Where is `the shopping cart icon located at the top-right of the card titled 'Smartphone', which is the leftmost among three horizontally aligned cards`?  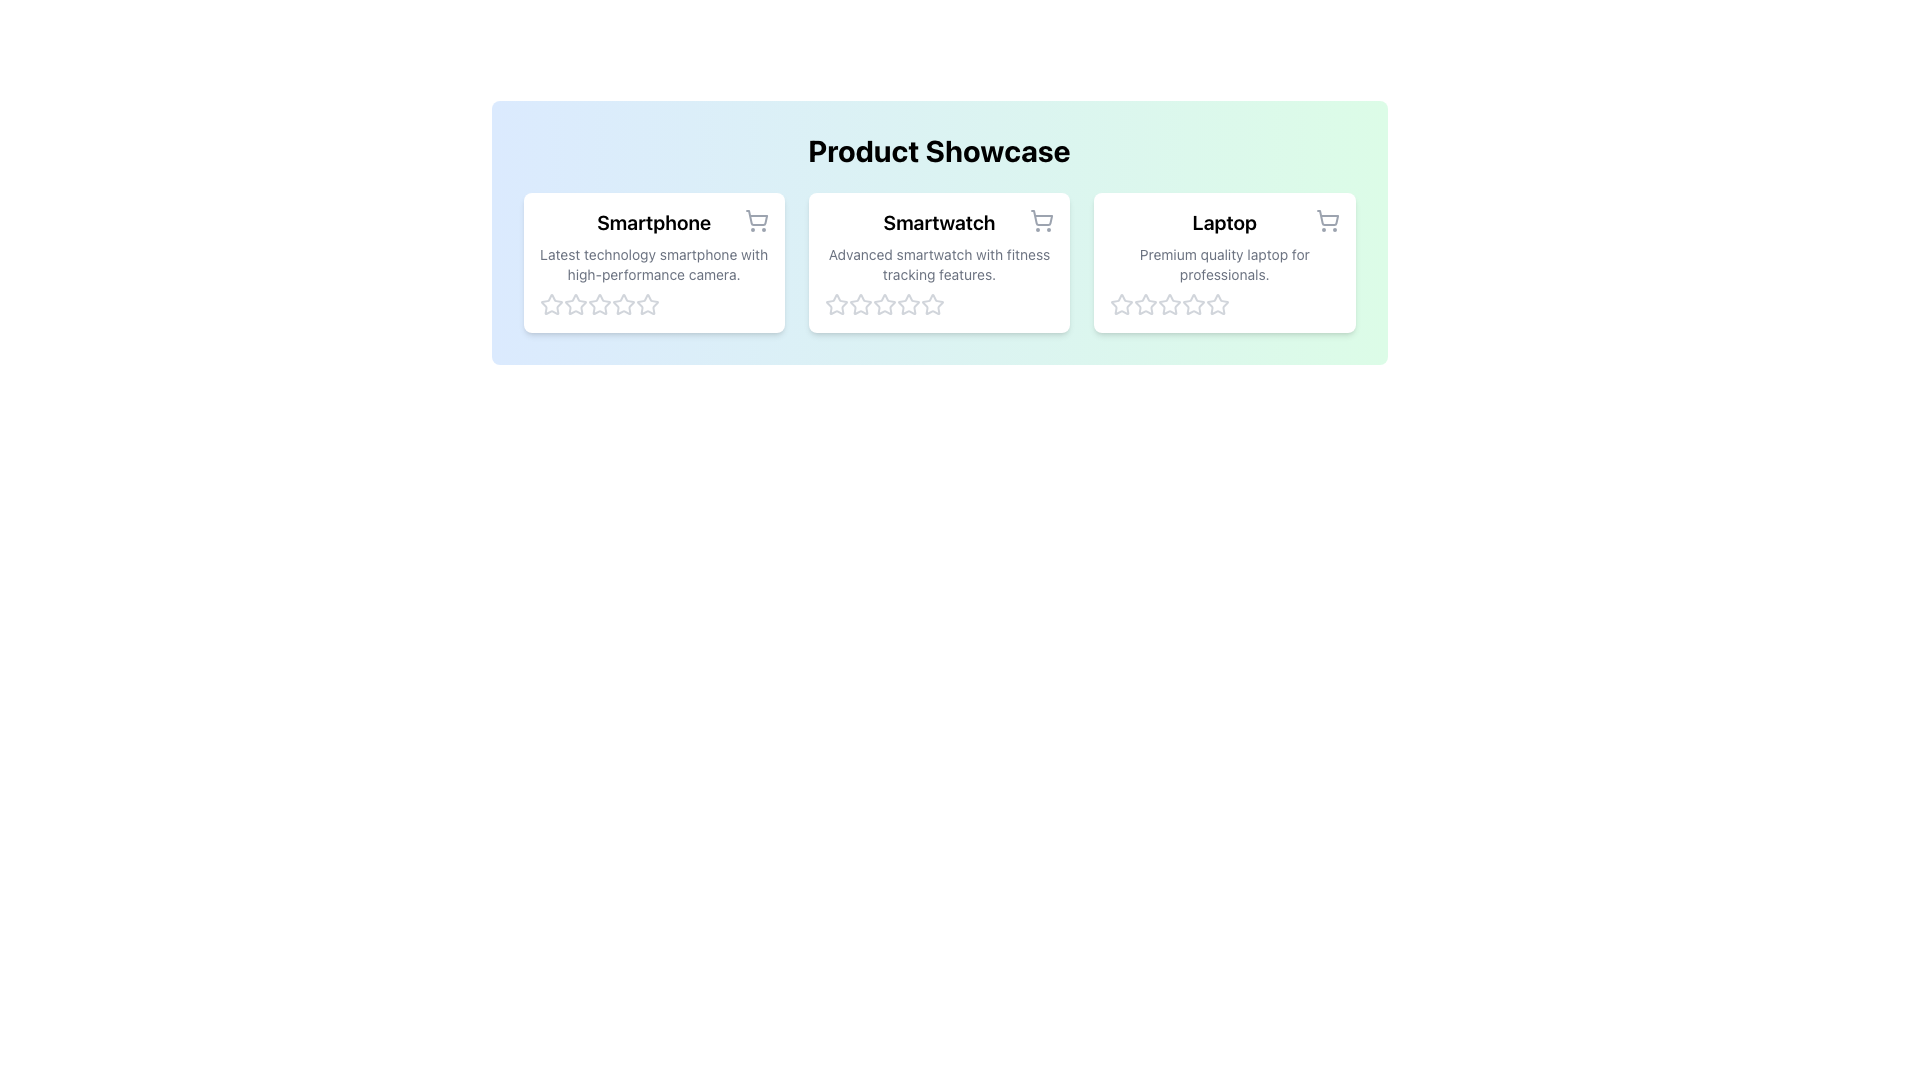
the shopping cart icon located at the top-right of the card titled 'Smartphone', which is the leftmost among three horizontally aligned cards is located at coordinates (755, 220).